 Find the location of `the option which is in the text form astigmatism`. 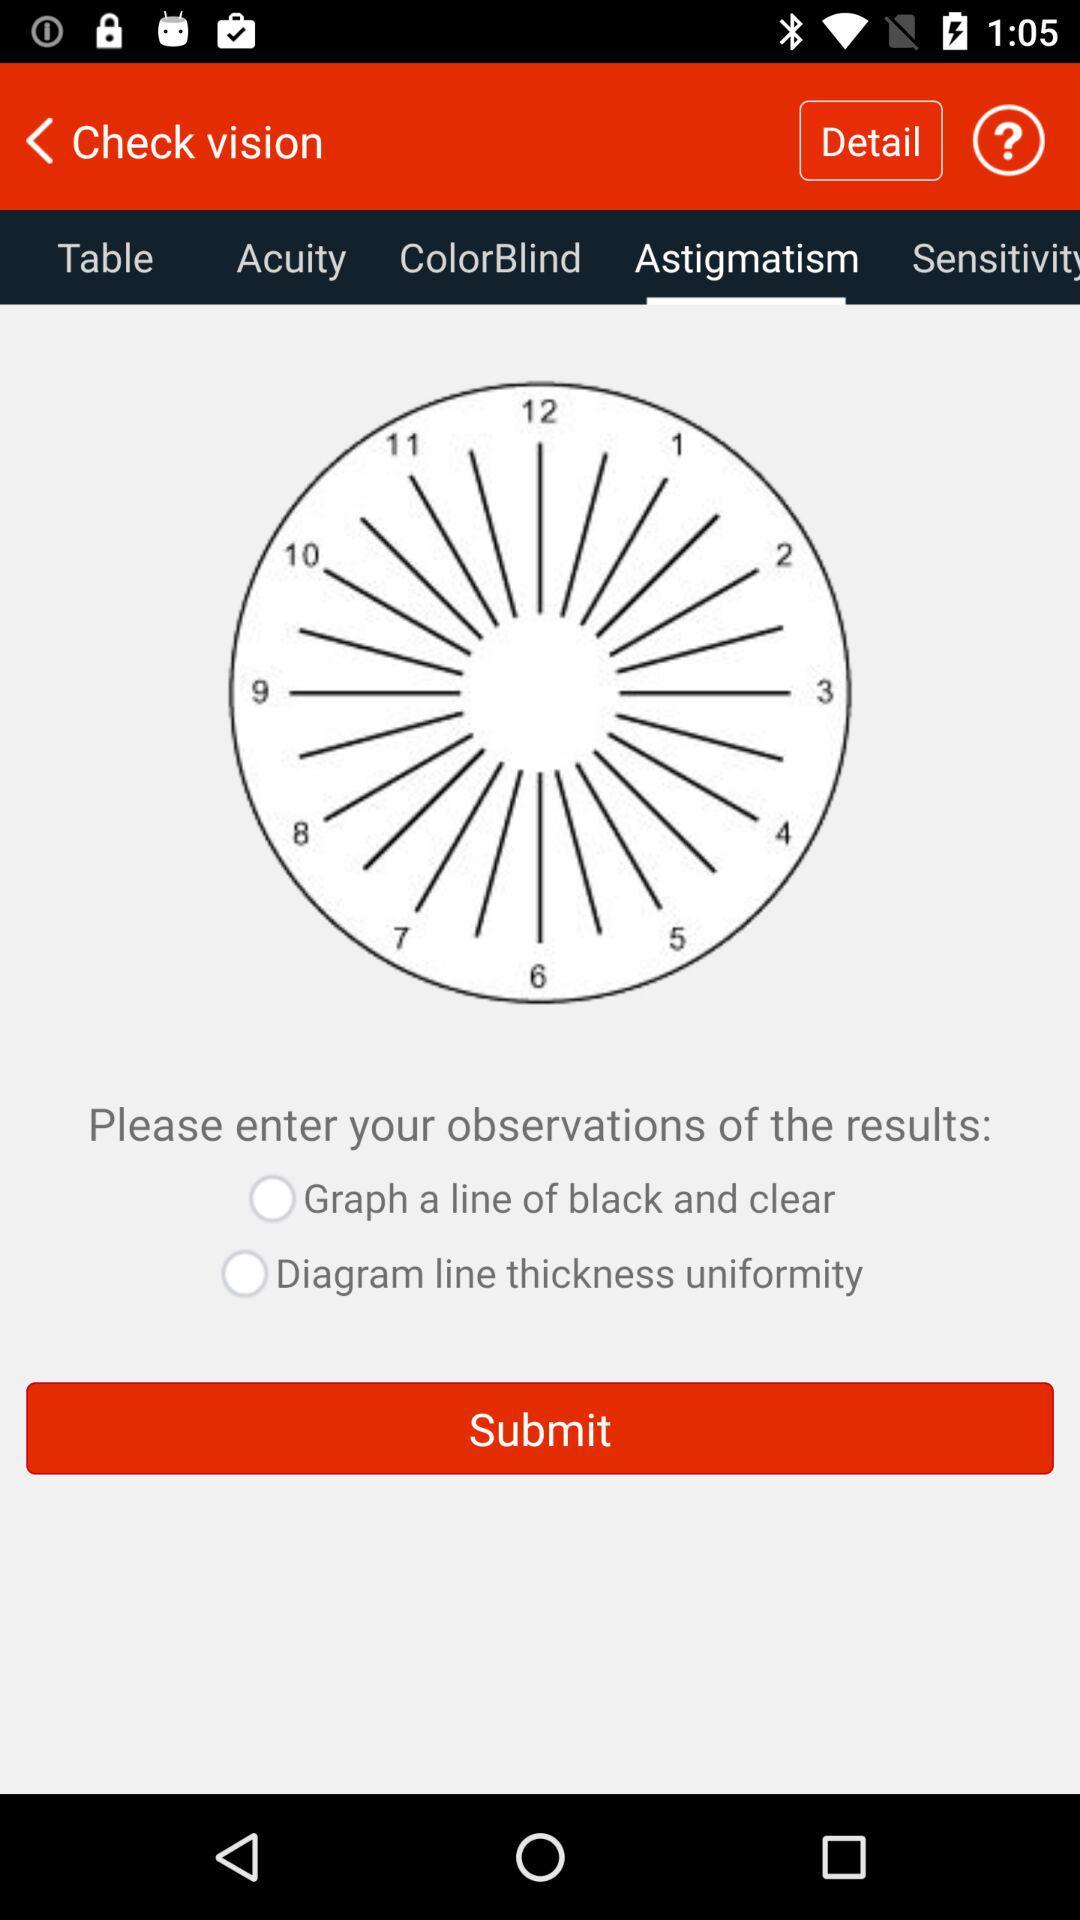

the option which is in the text form astigmatism is located at coordinates (747, 256).